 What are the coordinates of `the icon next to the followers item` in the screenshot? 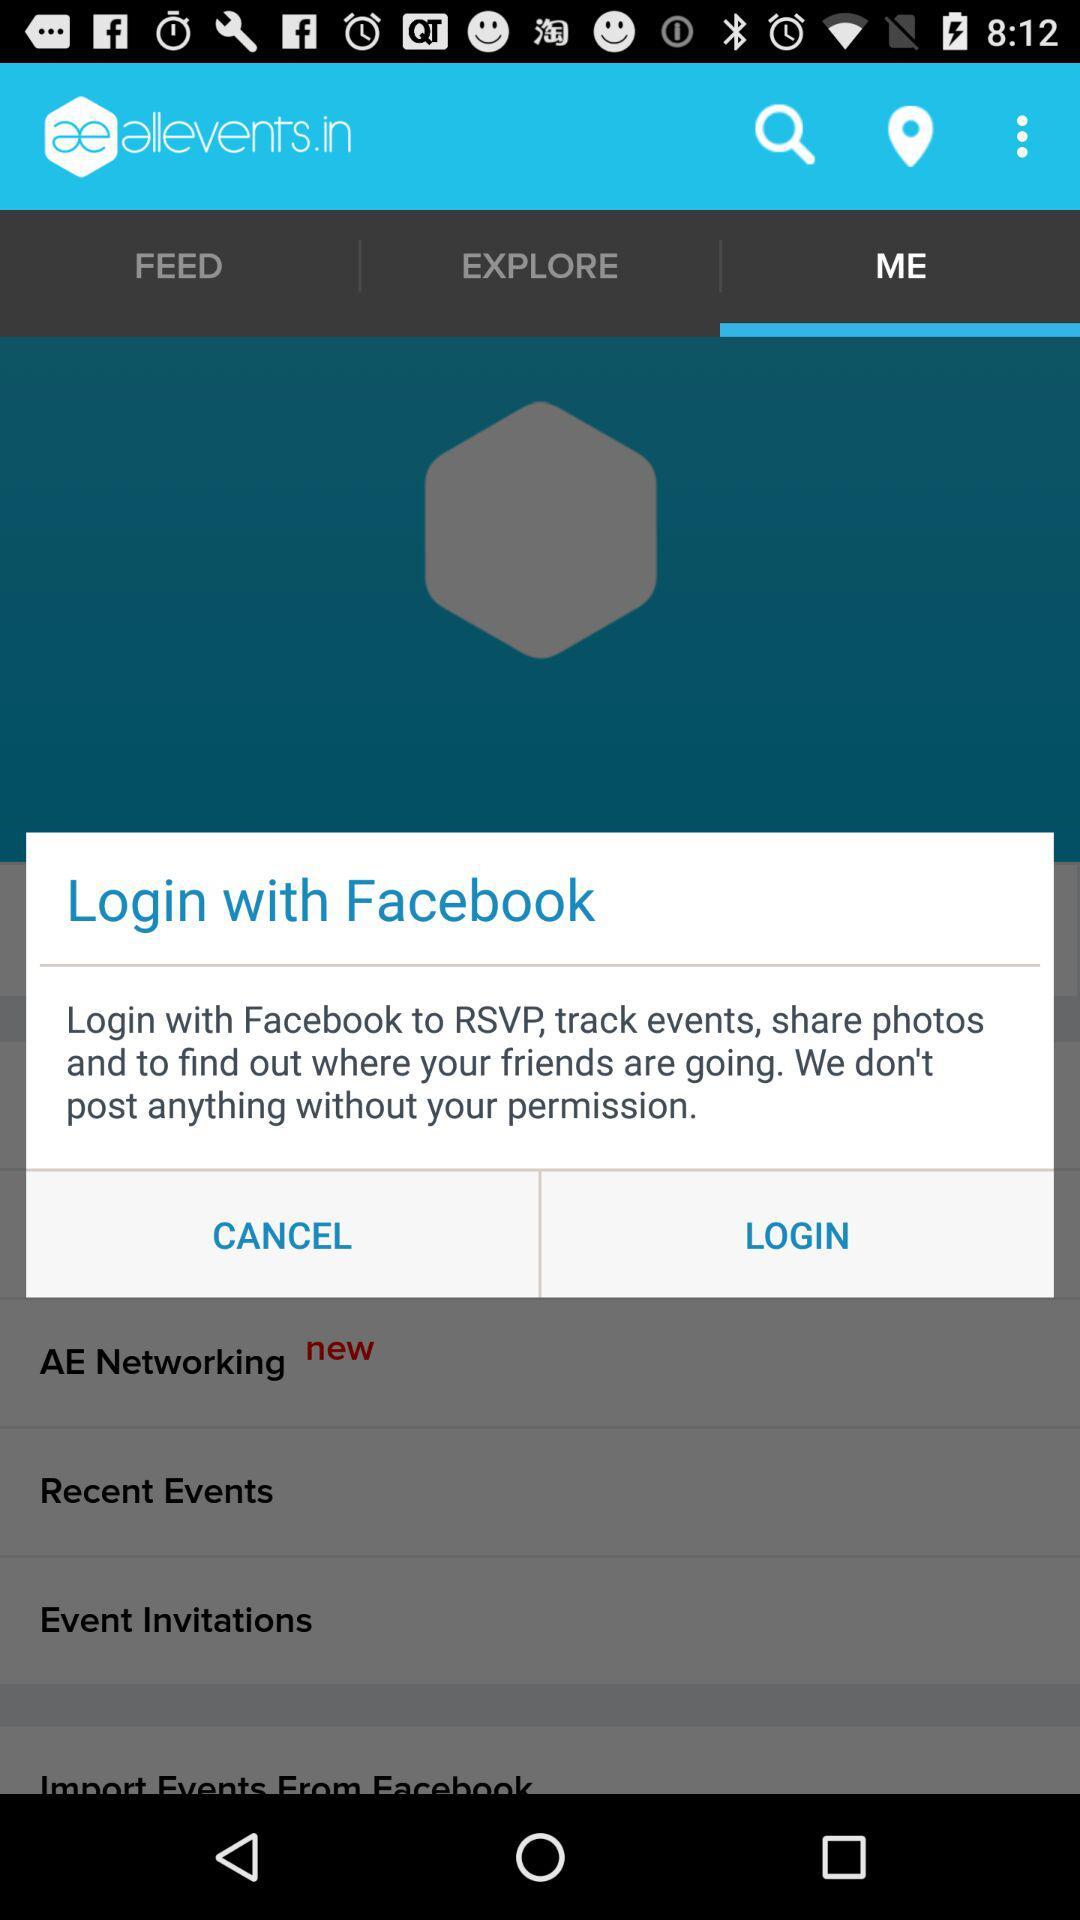 It's located at (896, 929).